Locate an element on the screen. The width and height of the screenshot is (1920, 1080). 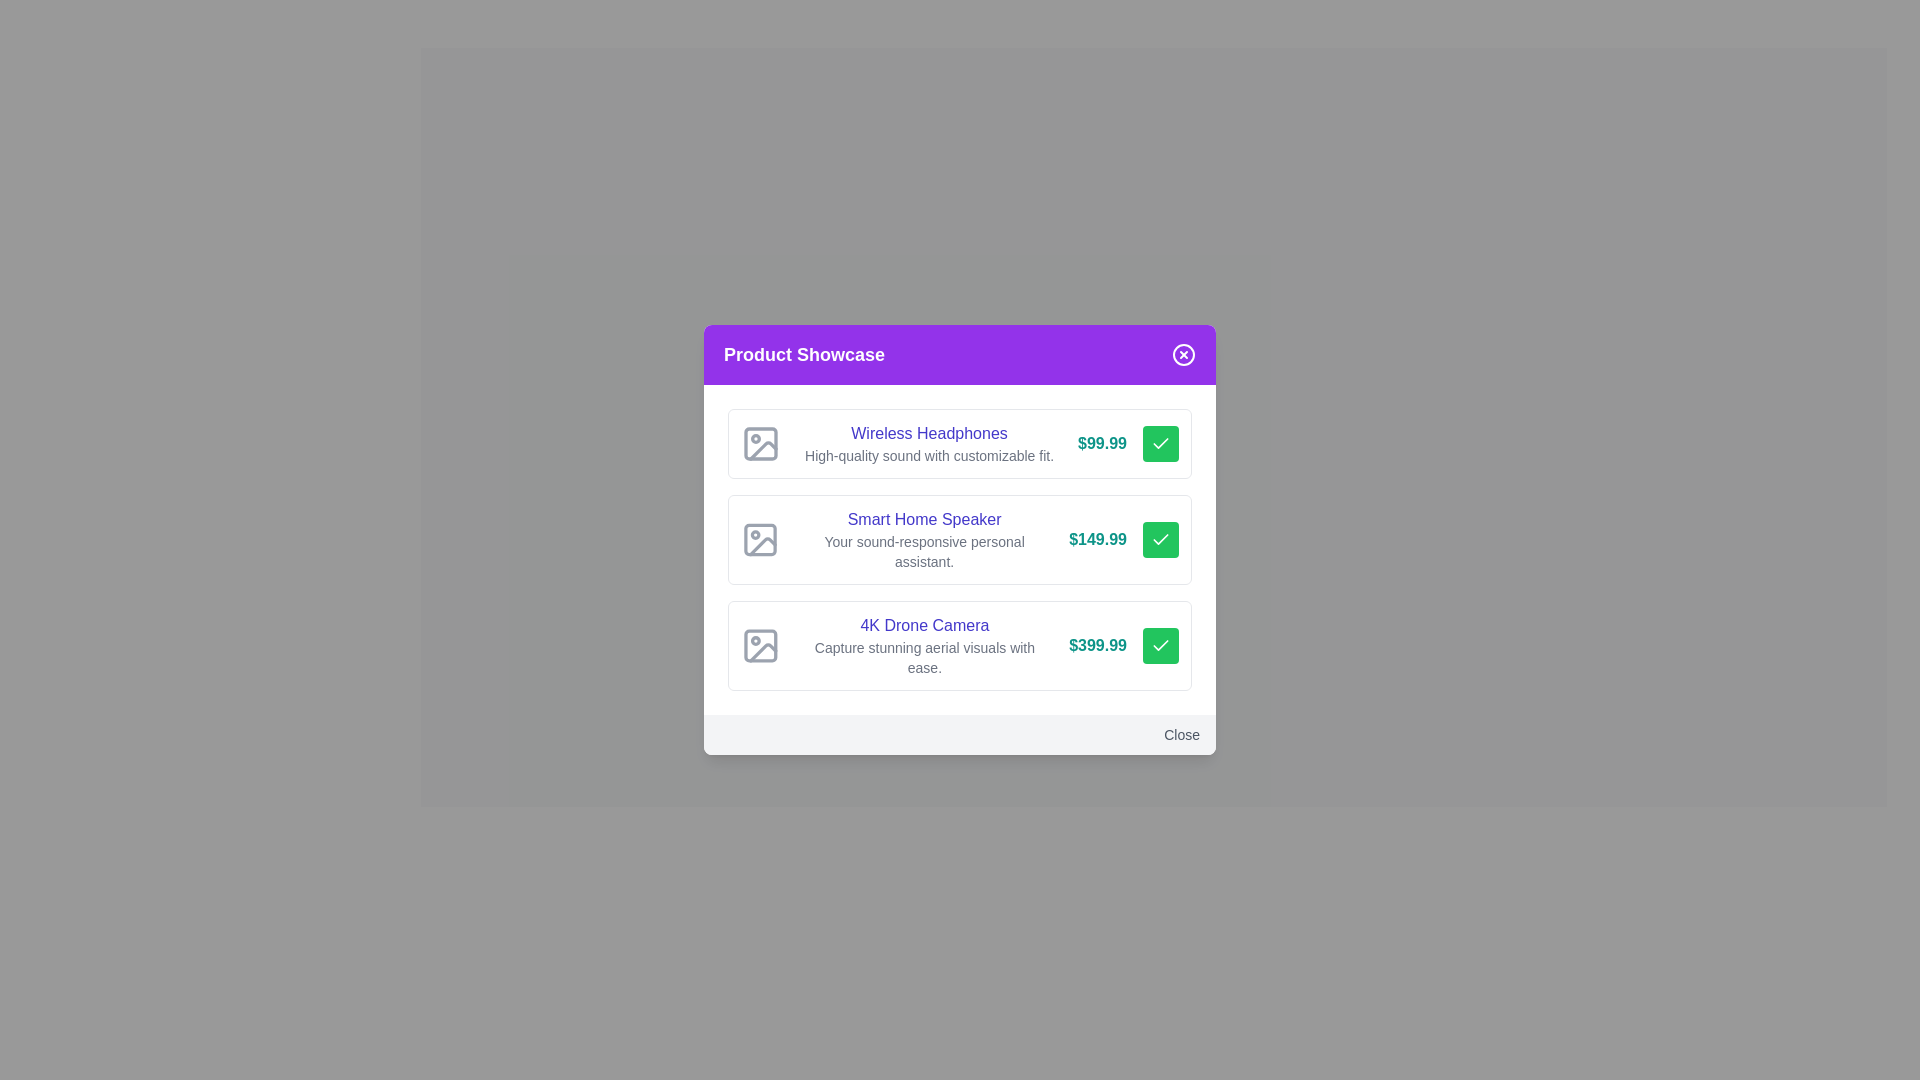
the checkmark icon indicating selection or confirmation for the 'Smart Home Speaker' product in the top-middle-right portion of the interface is located at coordinates (1161, 540).